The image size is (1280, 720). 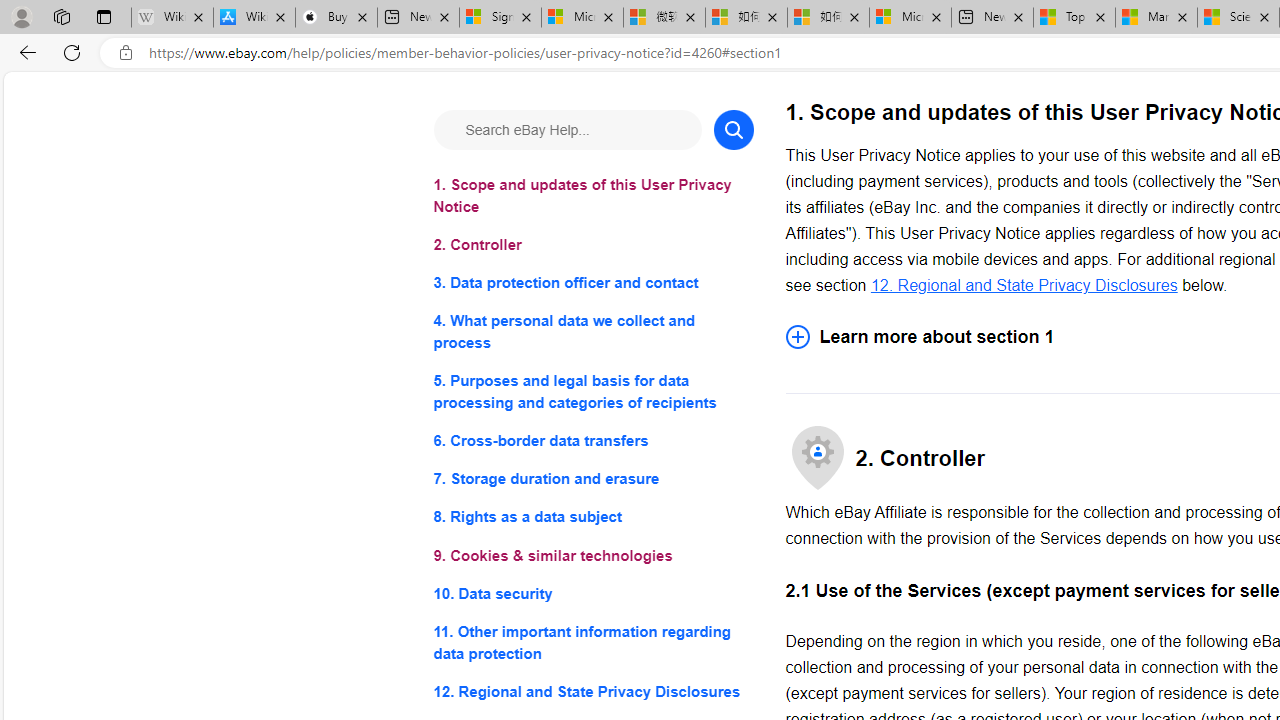 I want to click on '9. Cookies & similar technologies', so click(x=592, y=555).